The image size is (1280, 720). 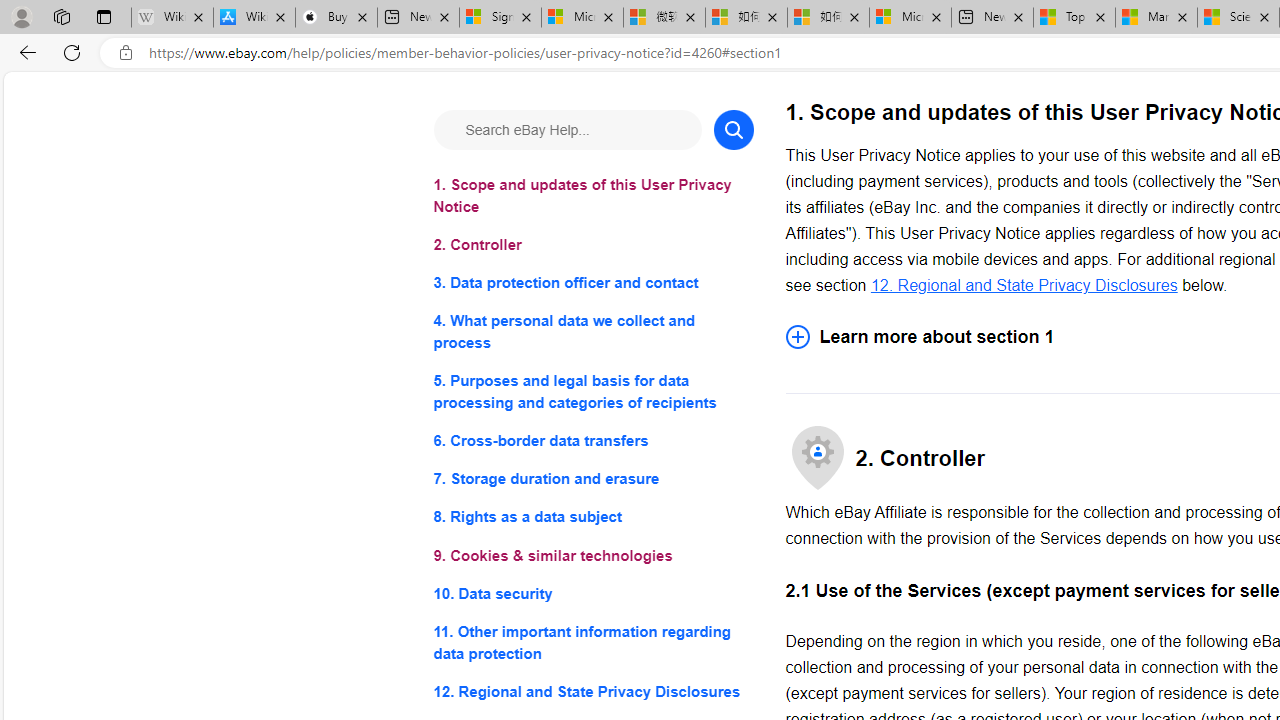 I want to click on '9. Cookies & similar technologies', so click(x=592, y=555).